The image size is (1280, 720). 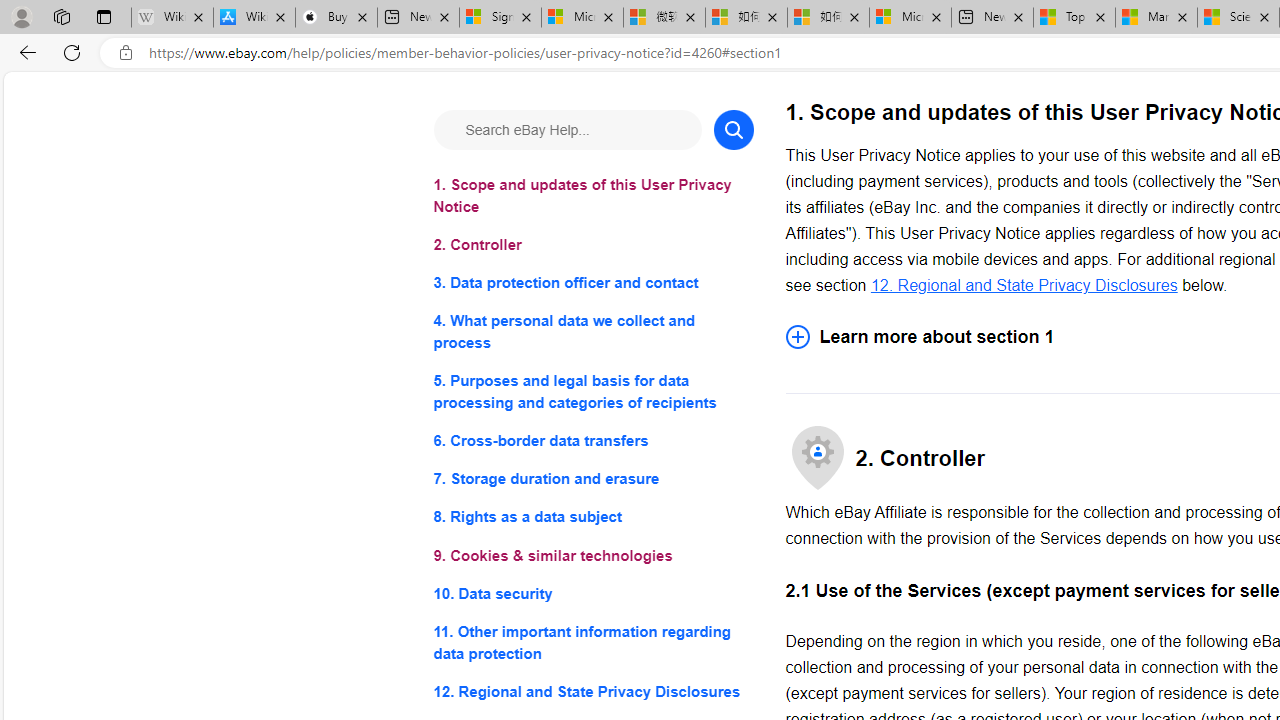 I want to click on '9. Cookies & similar technologies', so click(x=592, y=555).